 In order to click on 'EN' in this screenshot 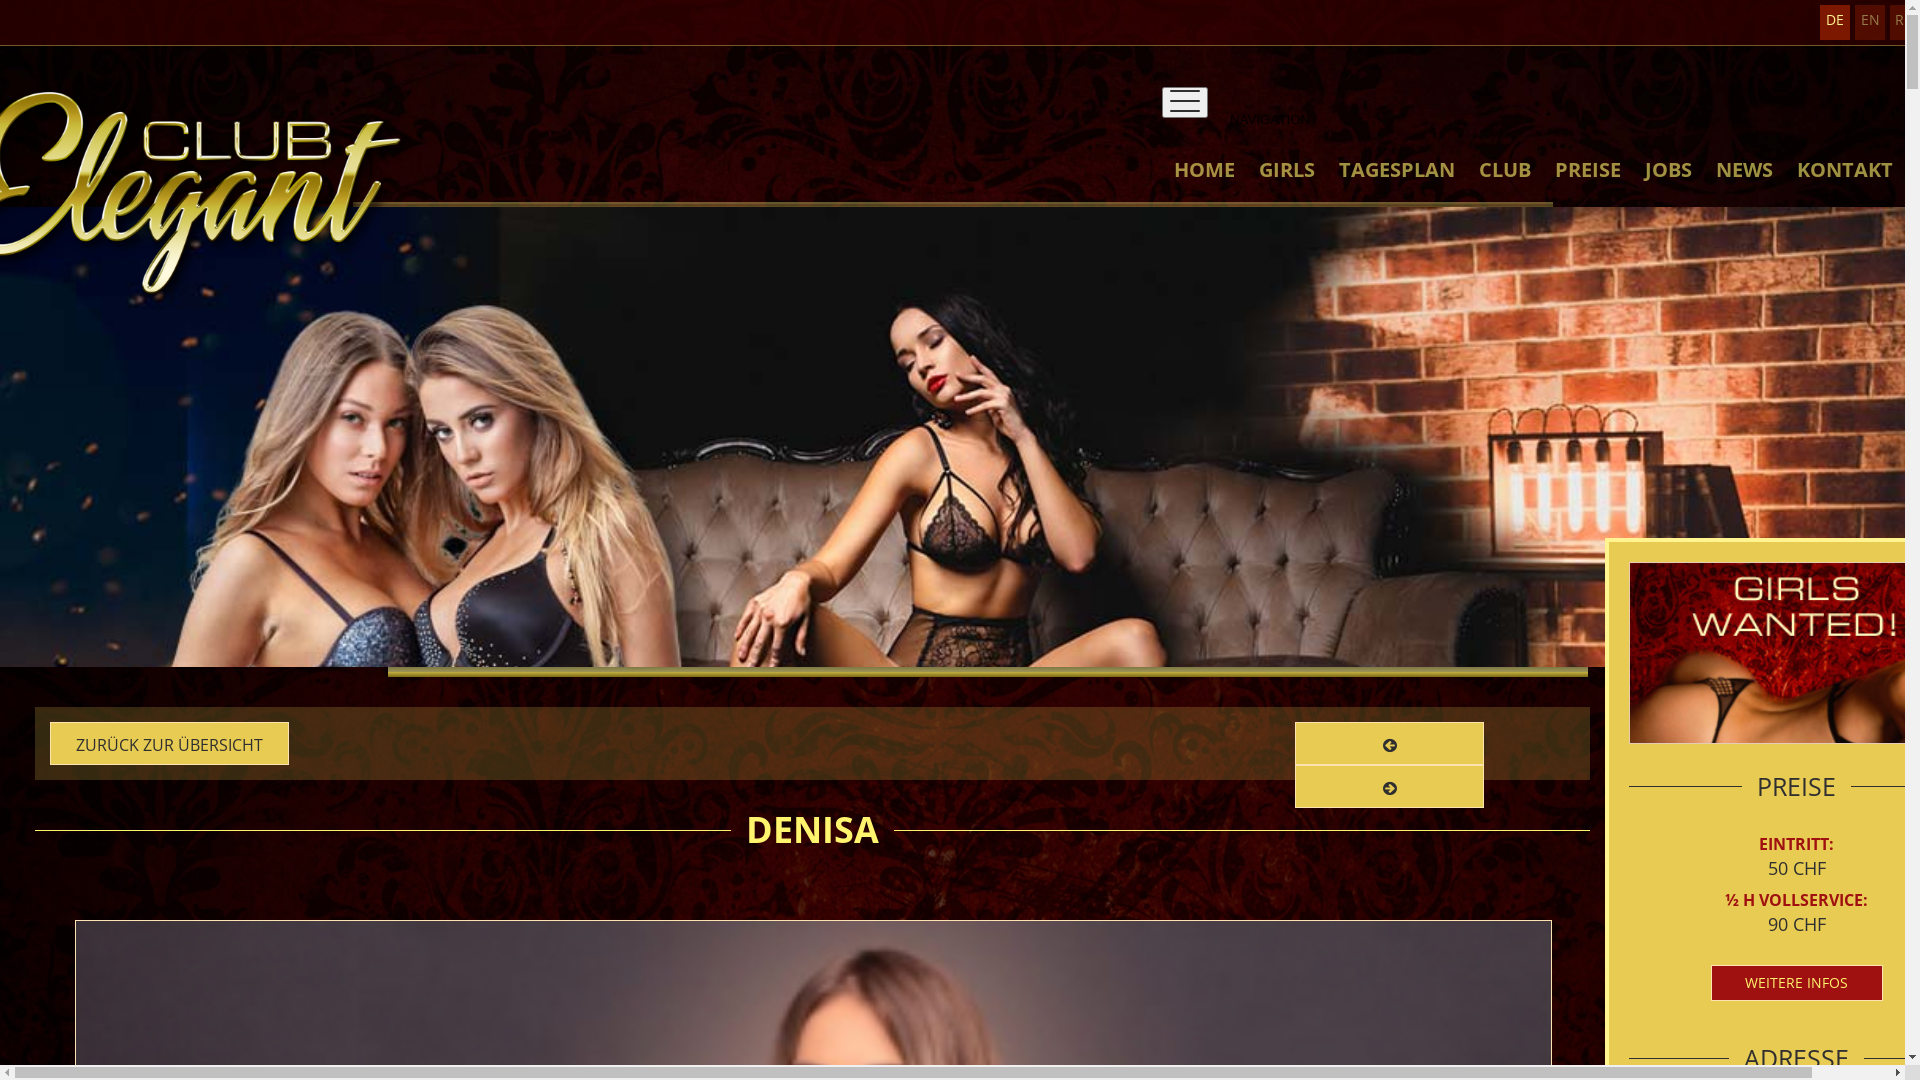, I will do `click(1869, 22)`.